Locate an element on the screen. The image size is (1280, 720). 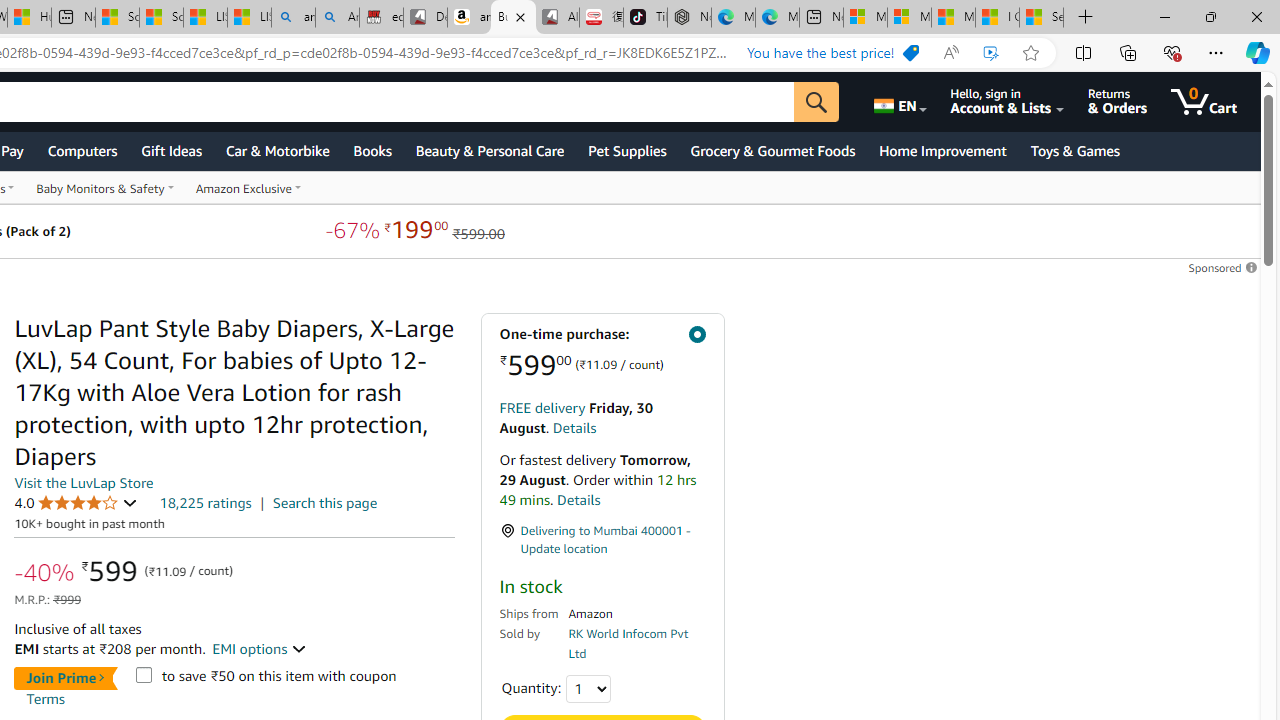
'Computers' is located at coordinates (81, 149).